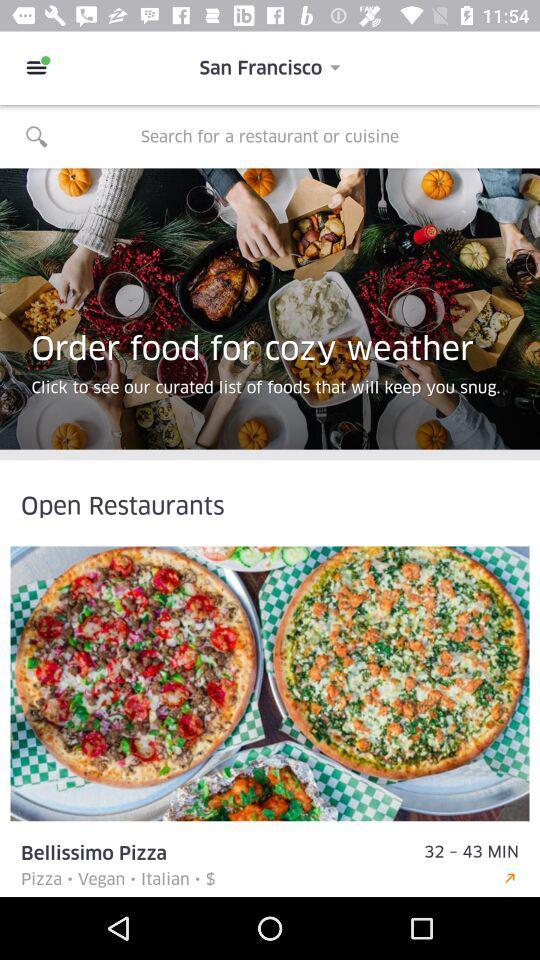  What do you see at coordinates (36, 68) in the screenshot?
I see `the icon to the left of san francisco item` at bounding box center [36, 68].